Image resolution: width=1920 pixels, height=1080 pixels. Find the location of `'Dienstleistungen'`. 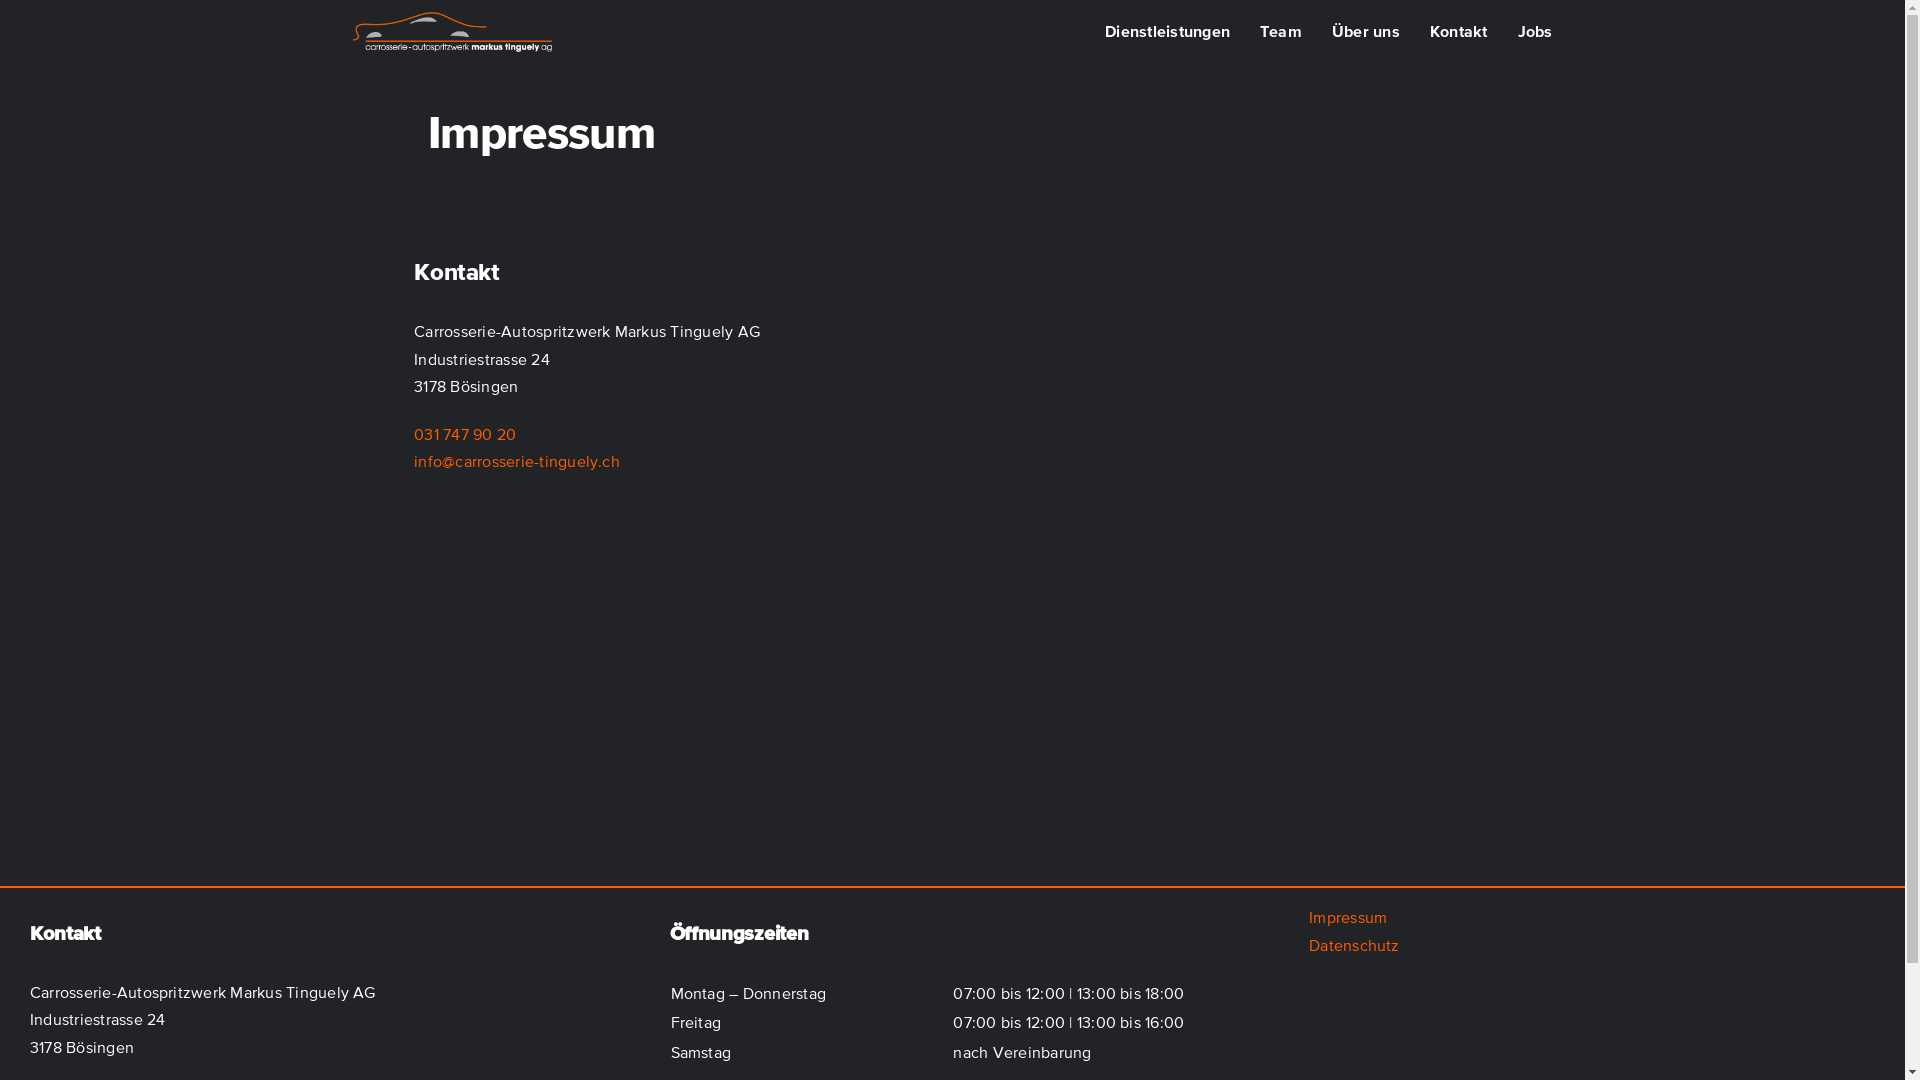

'Dienstleistungen' is located at coordinates (1167, 31).